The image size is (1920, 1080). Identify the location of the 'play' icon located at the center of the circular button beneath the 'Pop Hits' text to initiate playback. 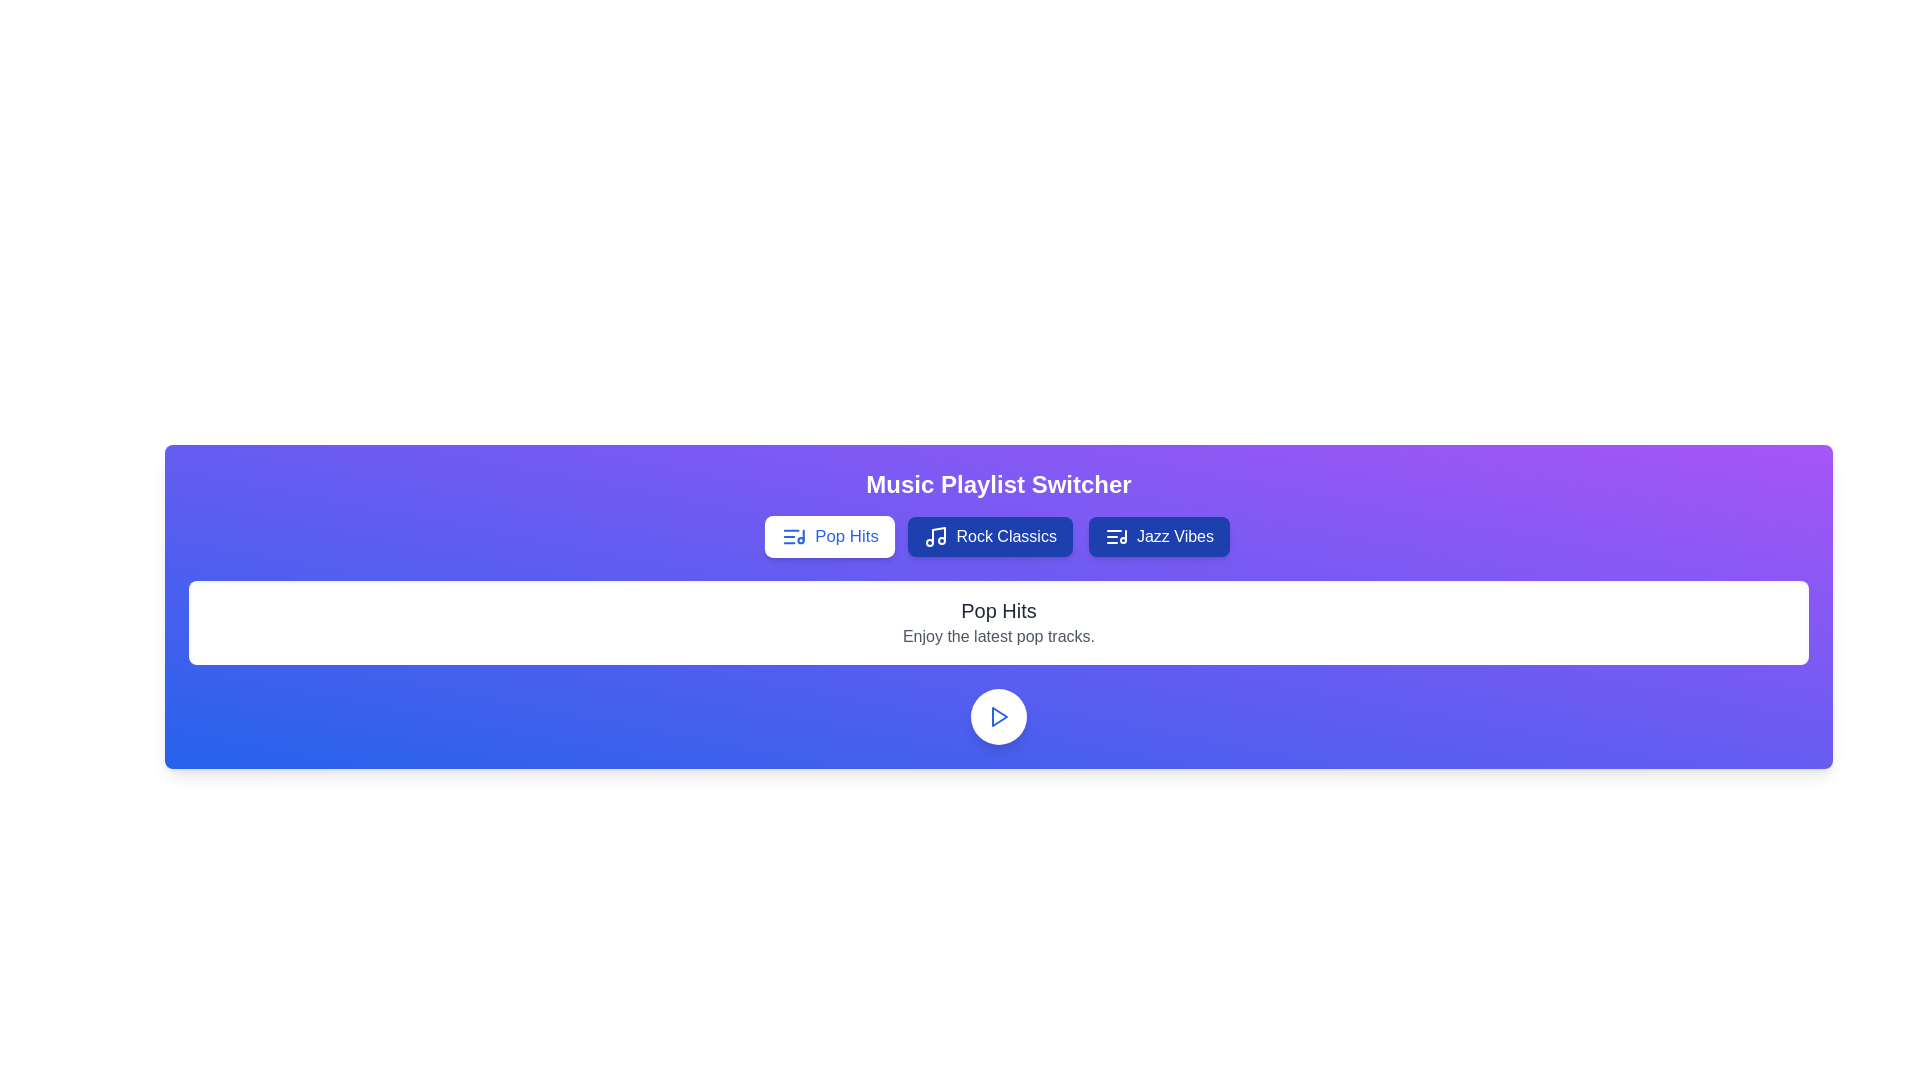
(998, 716).